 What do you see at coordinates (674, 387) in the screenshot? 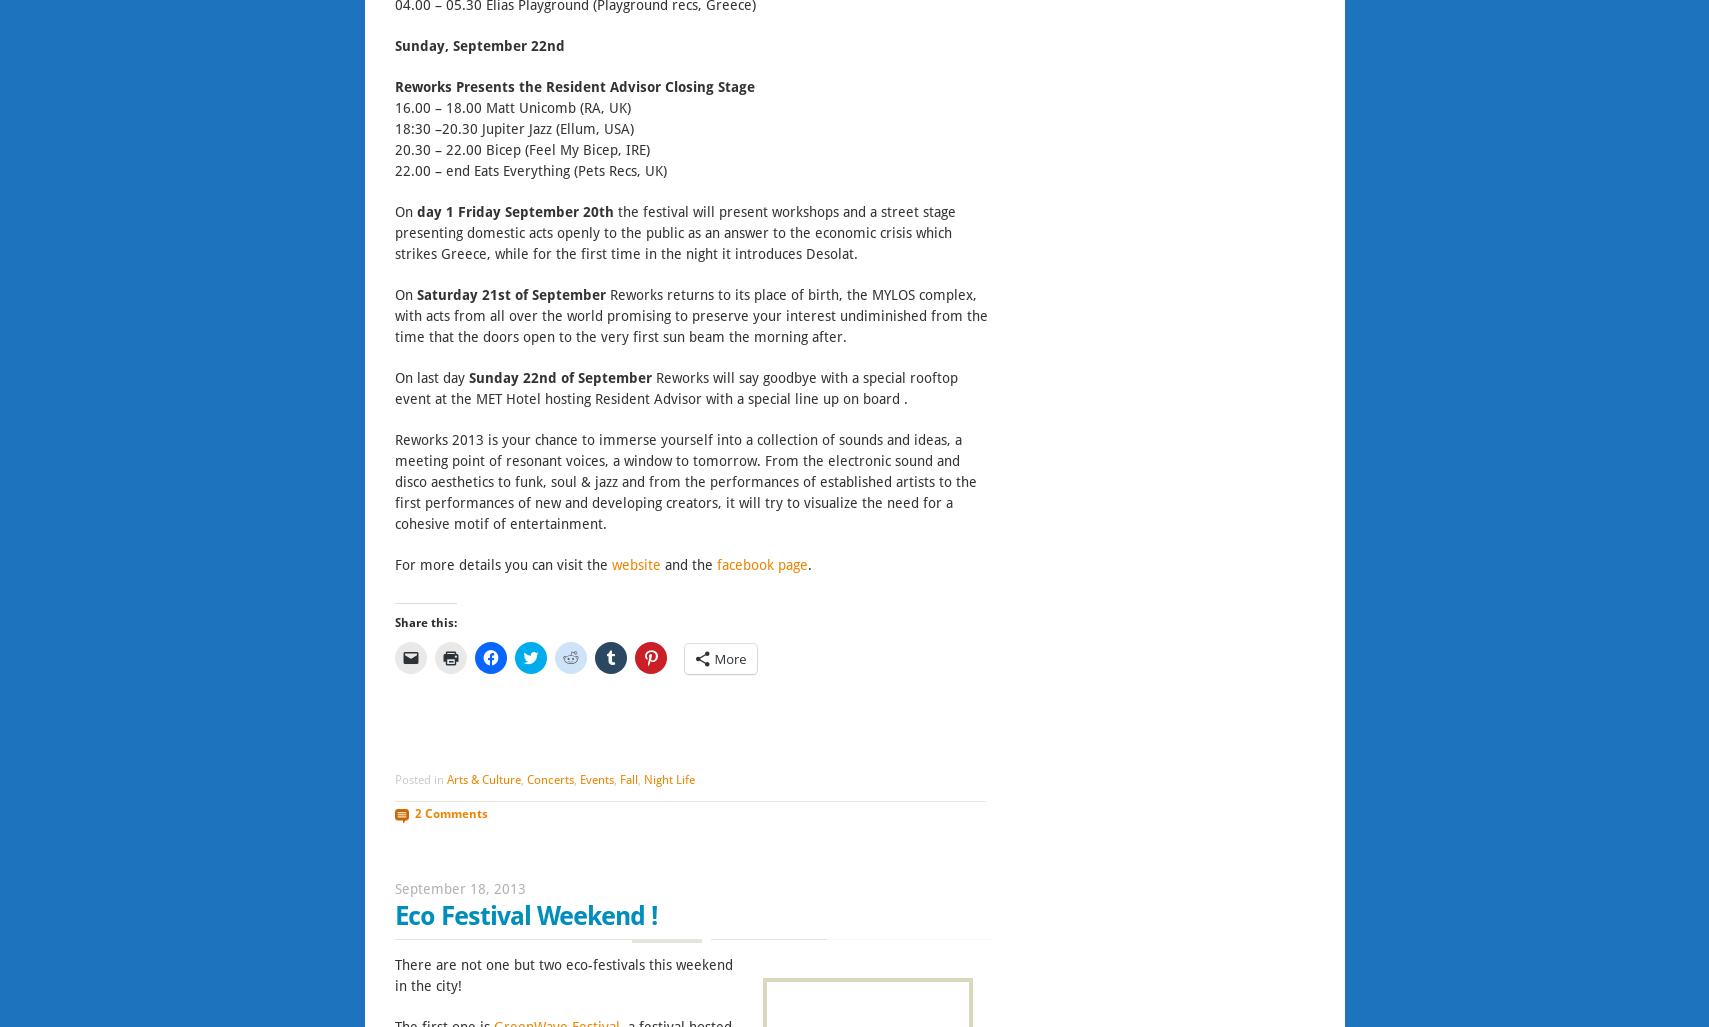
I see `'Reworks will say goodbye with a special rooftop event at the MET Hotel hosting Resident Advisor with a special line up on board .'` at bounding box center [674, 387].